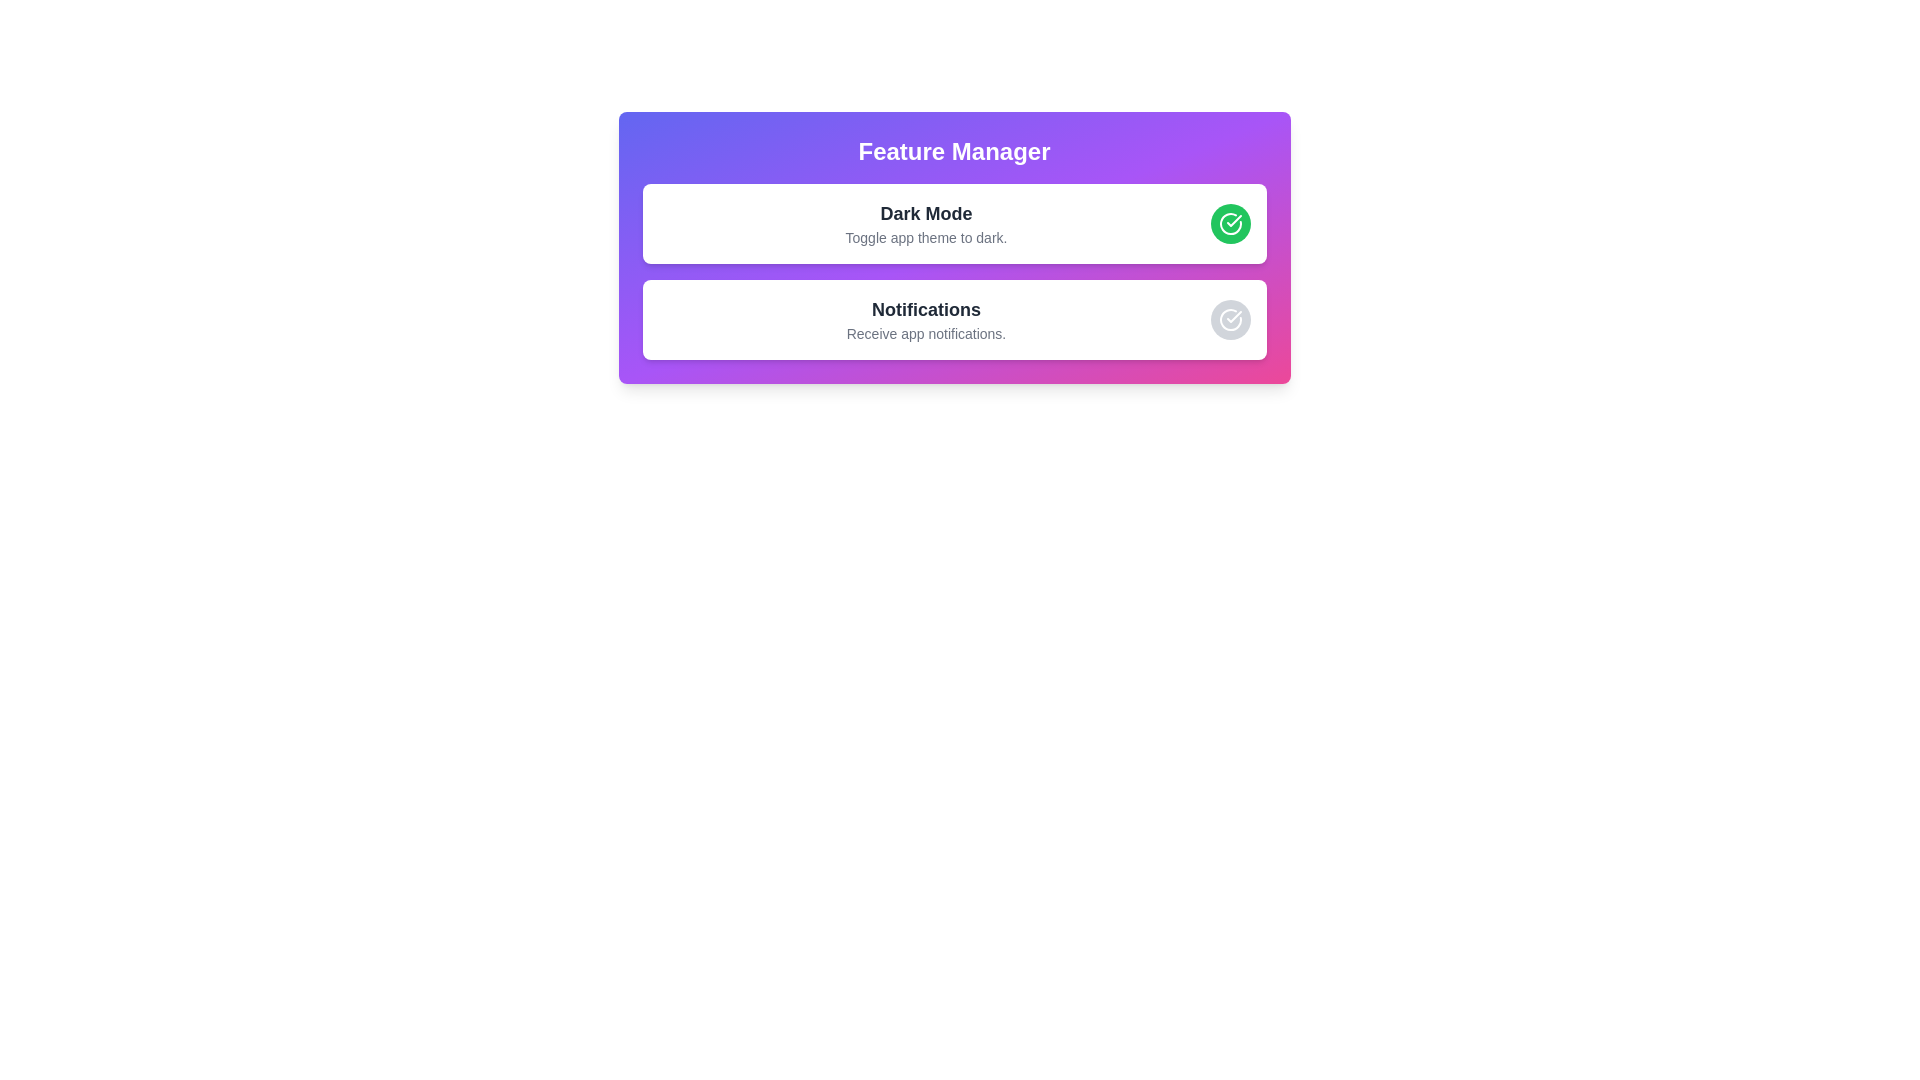 The height and width of the screenshot is (1080, 1920). Describe the element at coordinates (1229, 319) in the screenshot. I see `the circular check icon located in the notification section, aligned to the right side of the 'Notifications' label` at that location.